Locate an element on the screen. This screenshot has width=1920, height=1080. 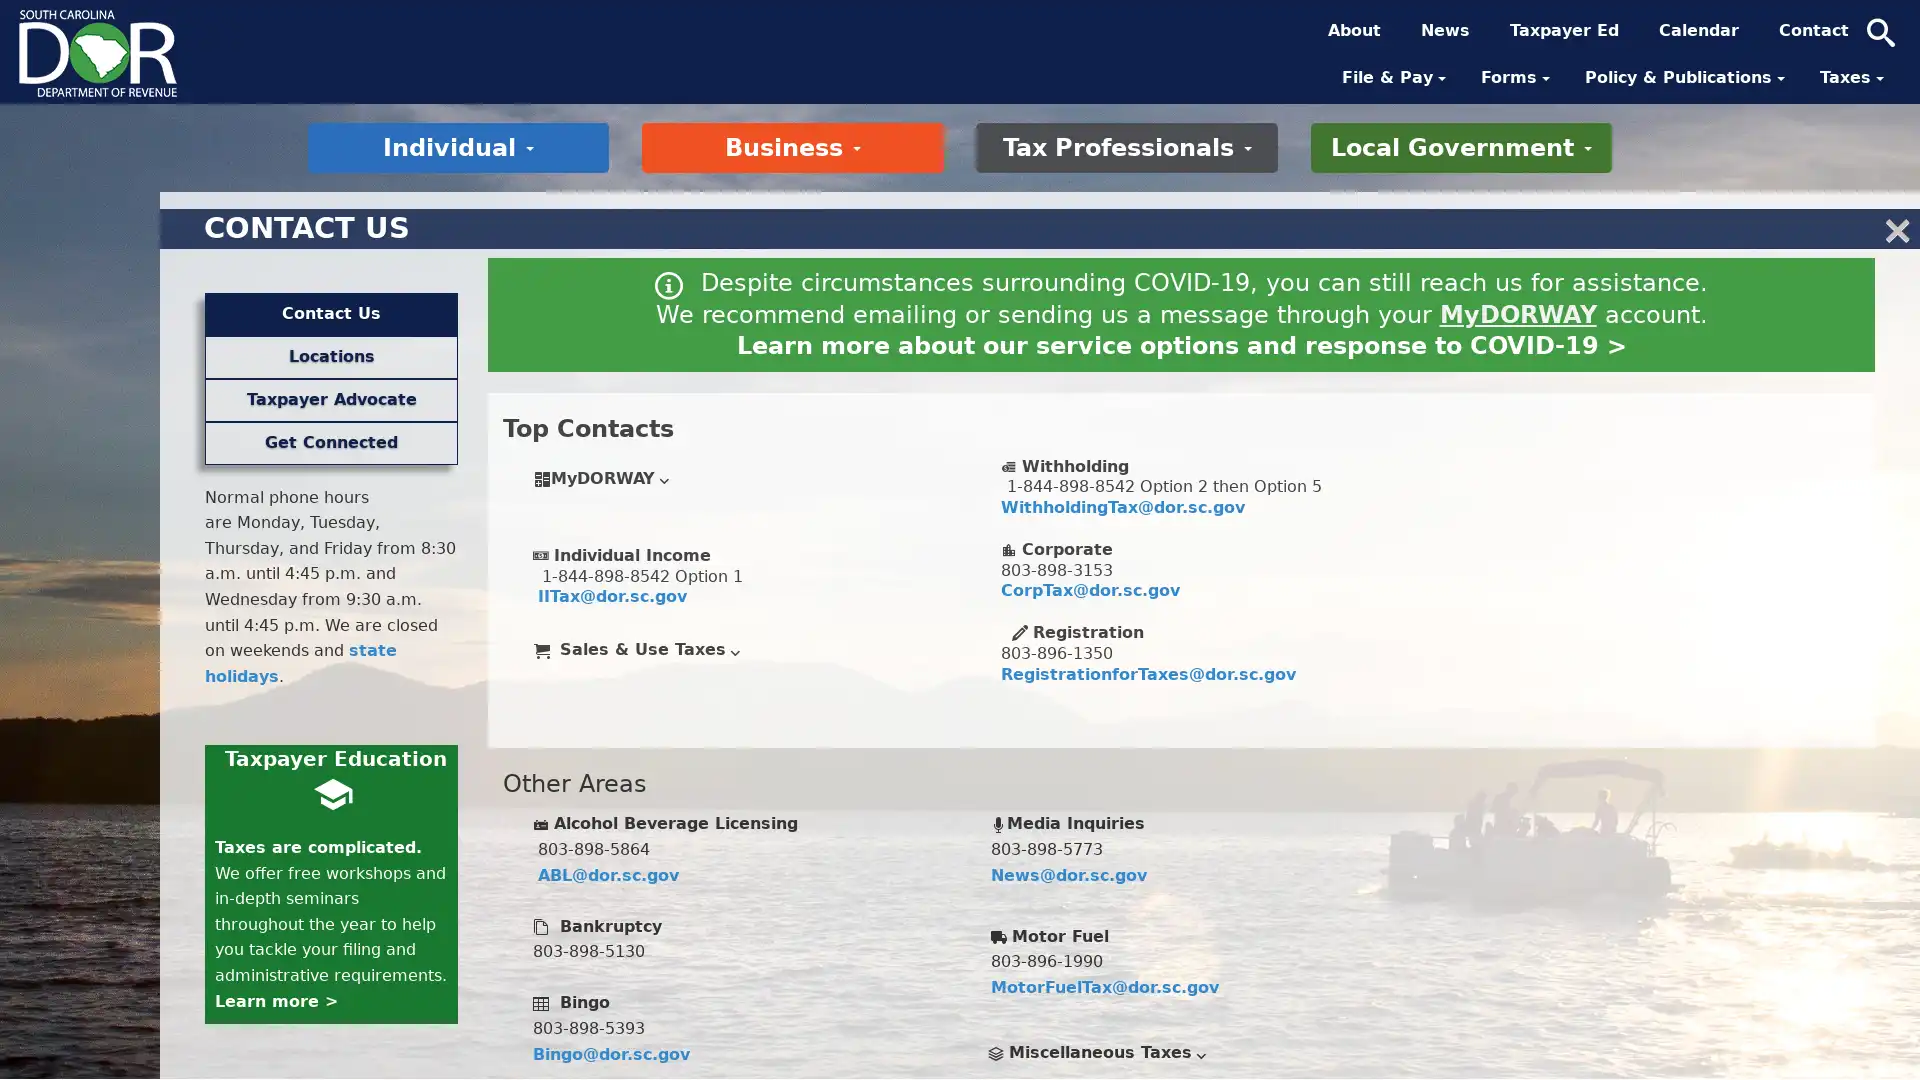
Business is located at coordinates (791, 145).